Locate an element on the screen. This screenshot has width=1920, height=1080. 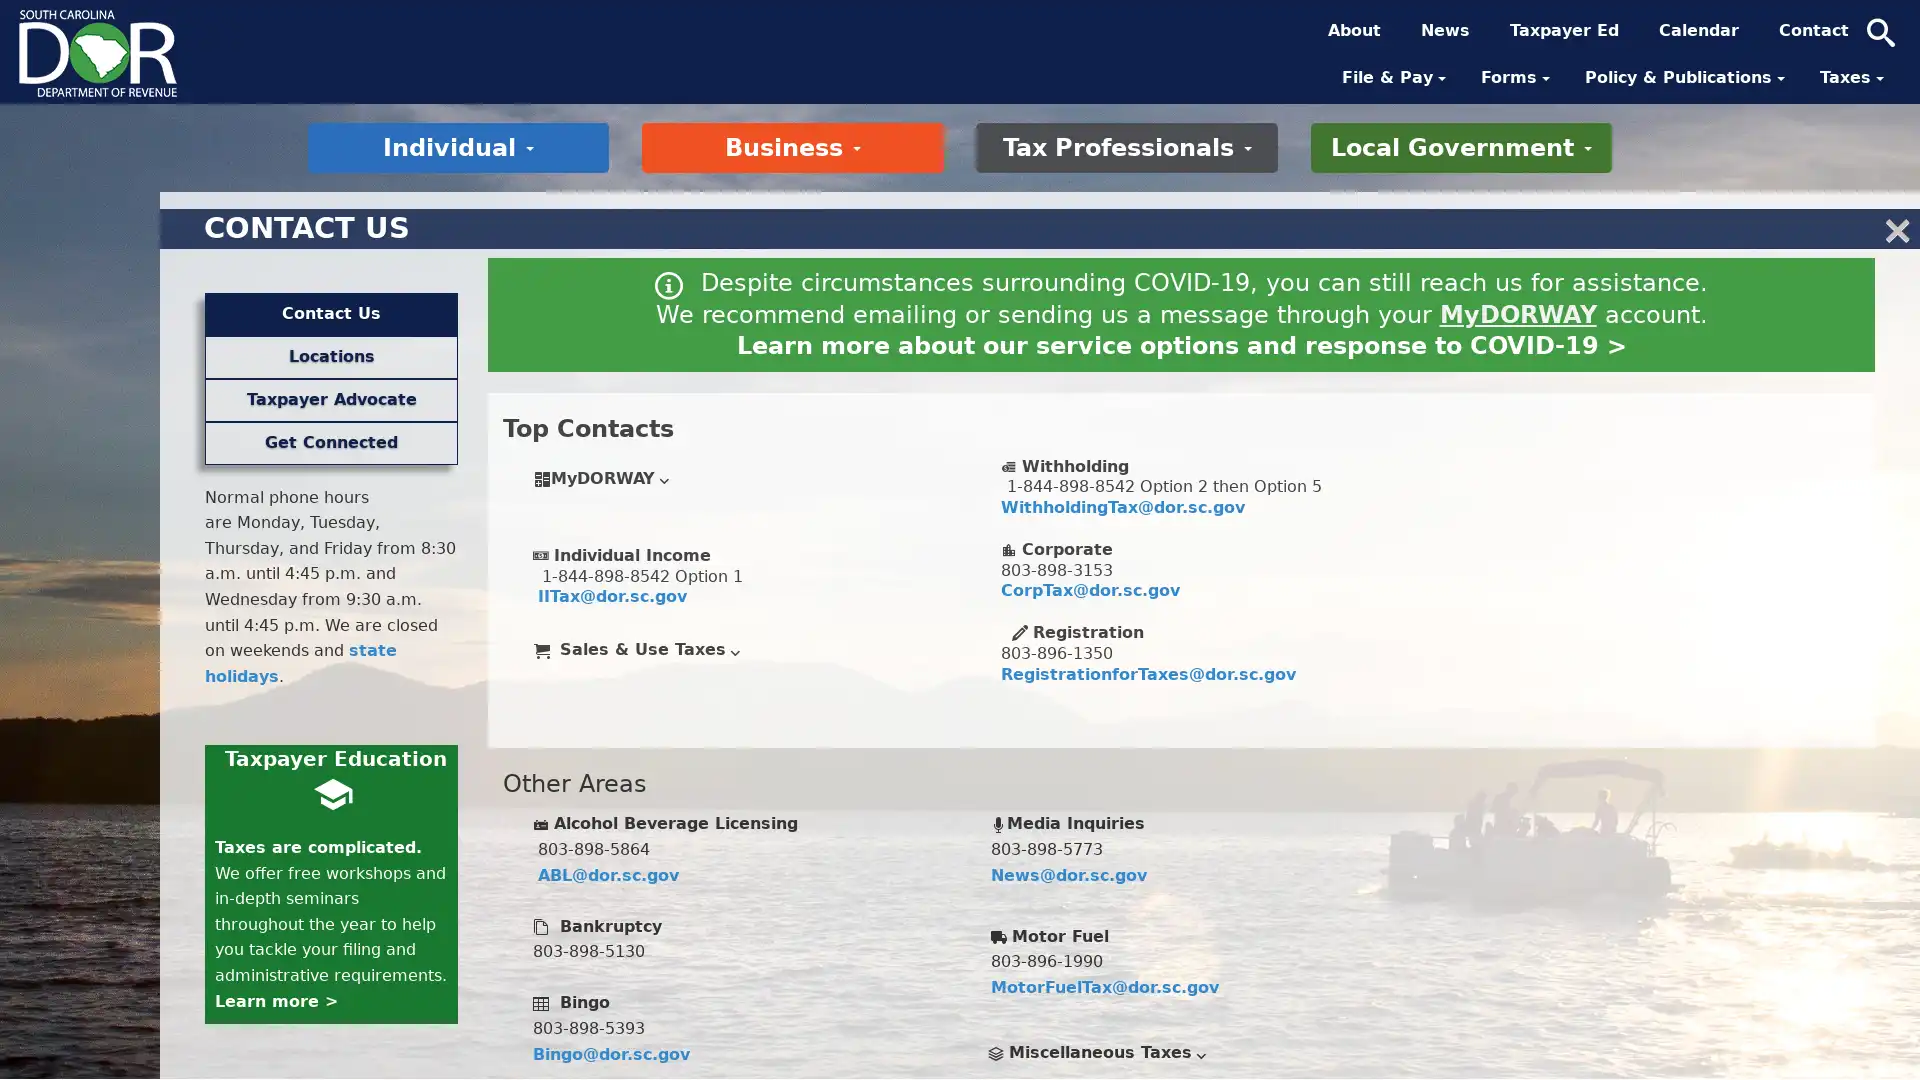
Business is located at coordinates (791, 145).